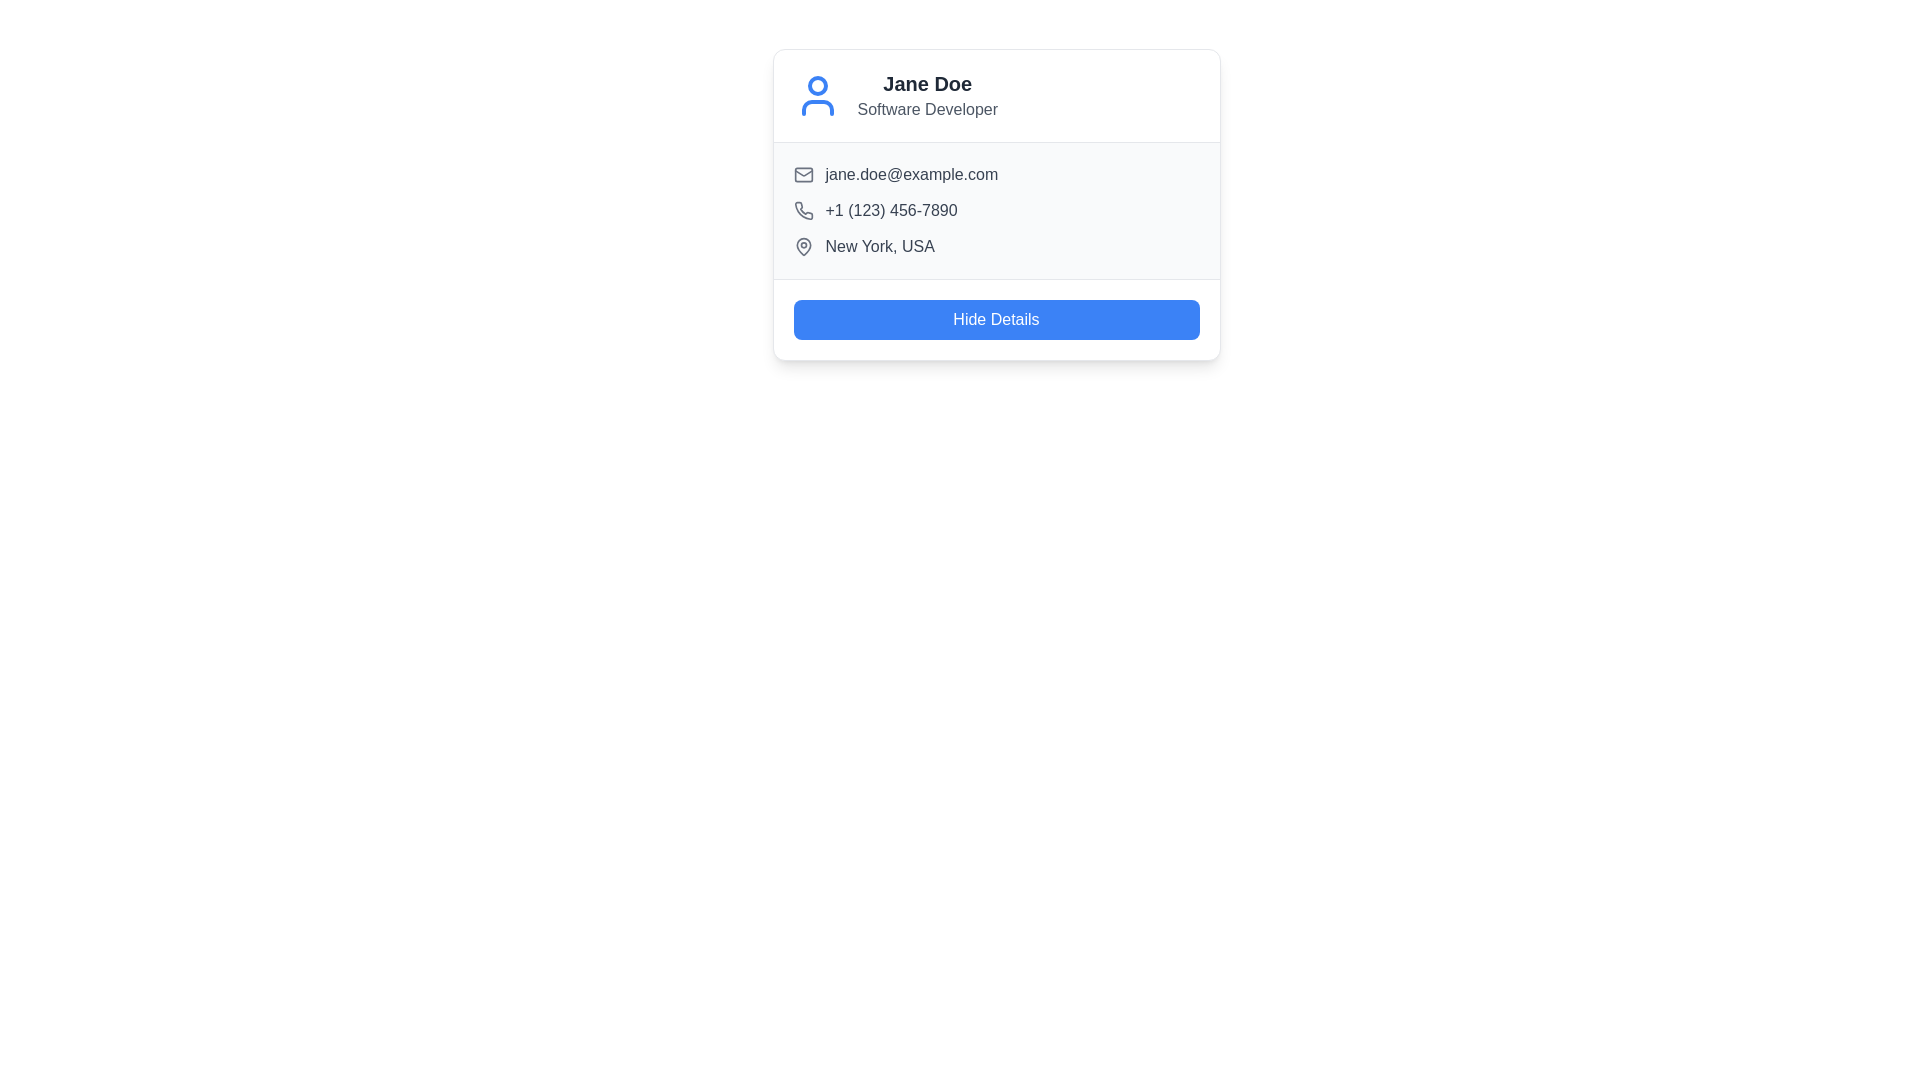  I want to click on marker icon shaped like a pin located in the middle-right section of the card component, to the left of the 'New York, USA' text, so click(803, 245).